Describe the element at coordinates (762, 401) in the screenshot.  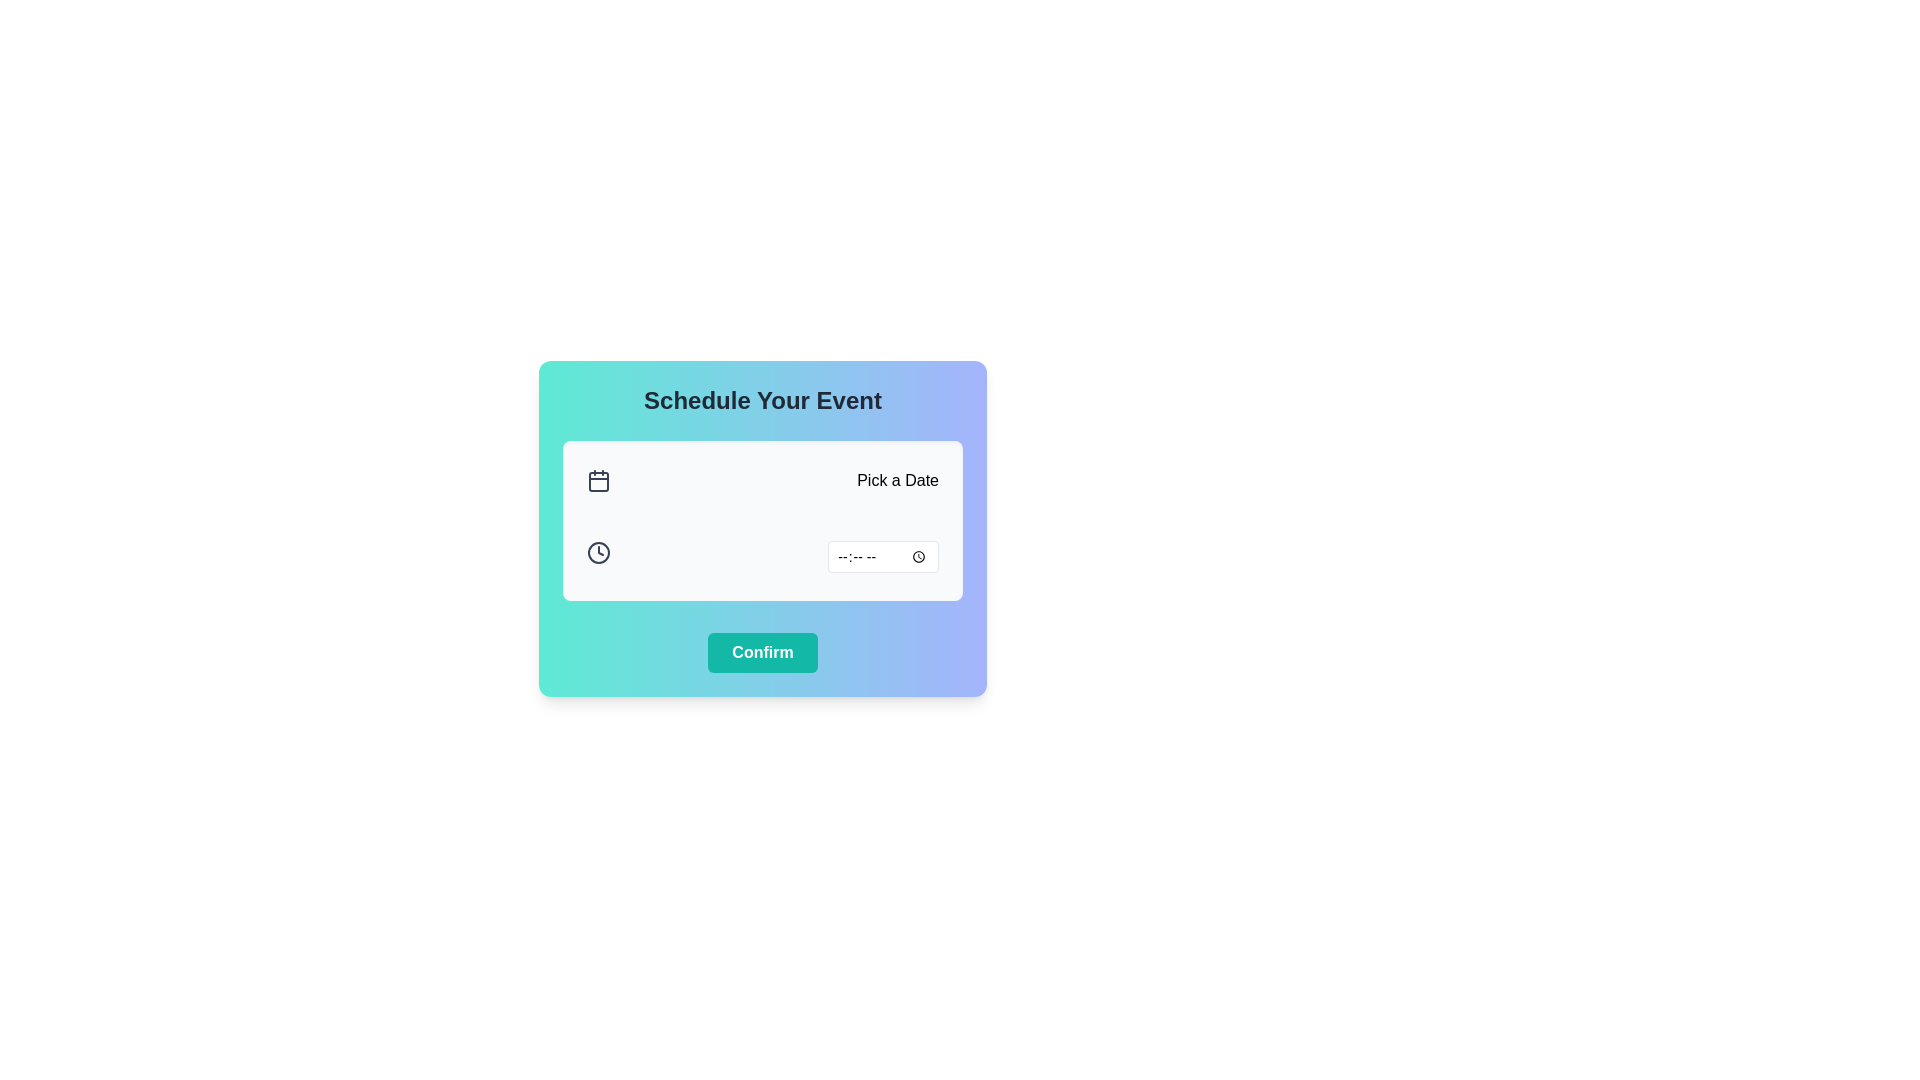
I see `text label located at the top-center of the rounded panel, which serves as the title for the section` at that location.